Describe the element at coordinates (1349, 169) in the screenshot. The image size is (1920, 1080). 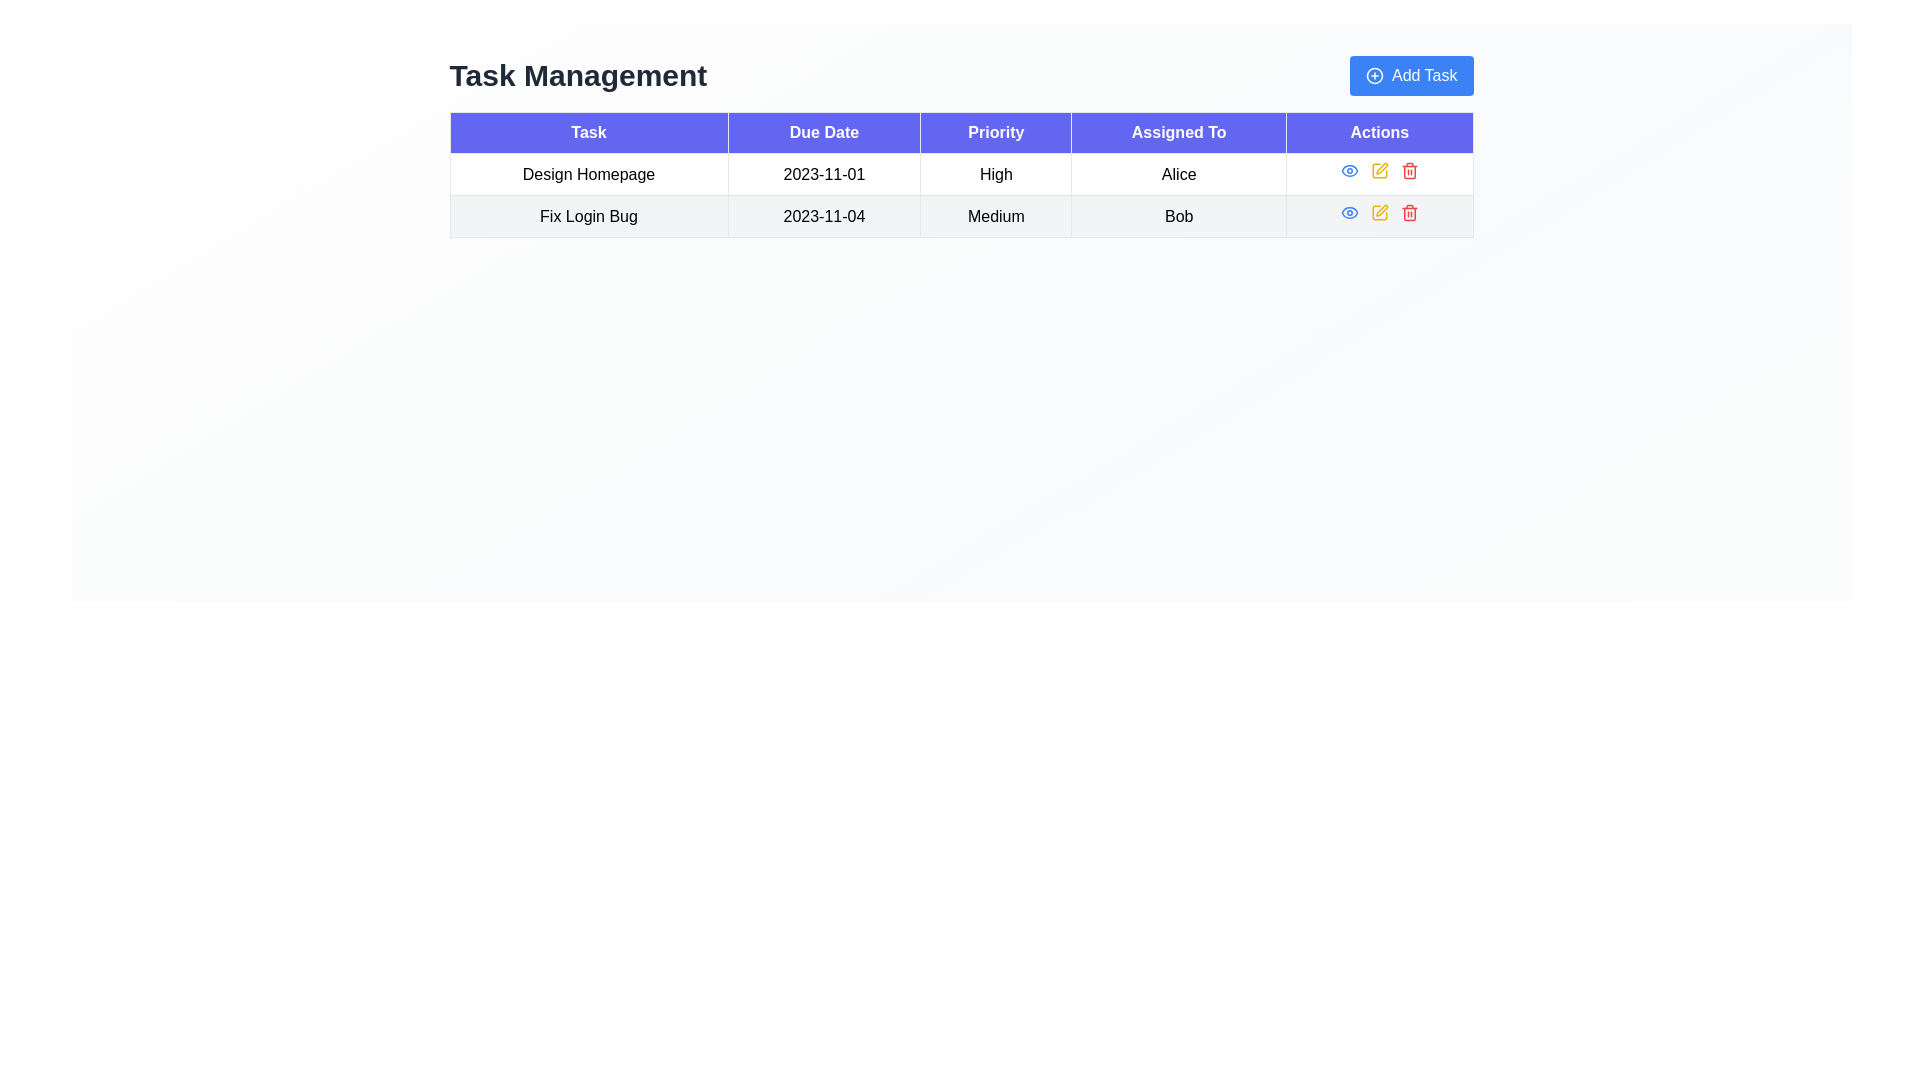
I see `the eye-shaped button icon in the 'Actions' column of the second row` at that location.